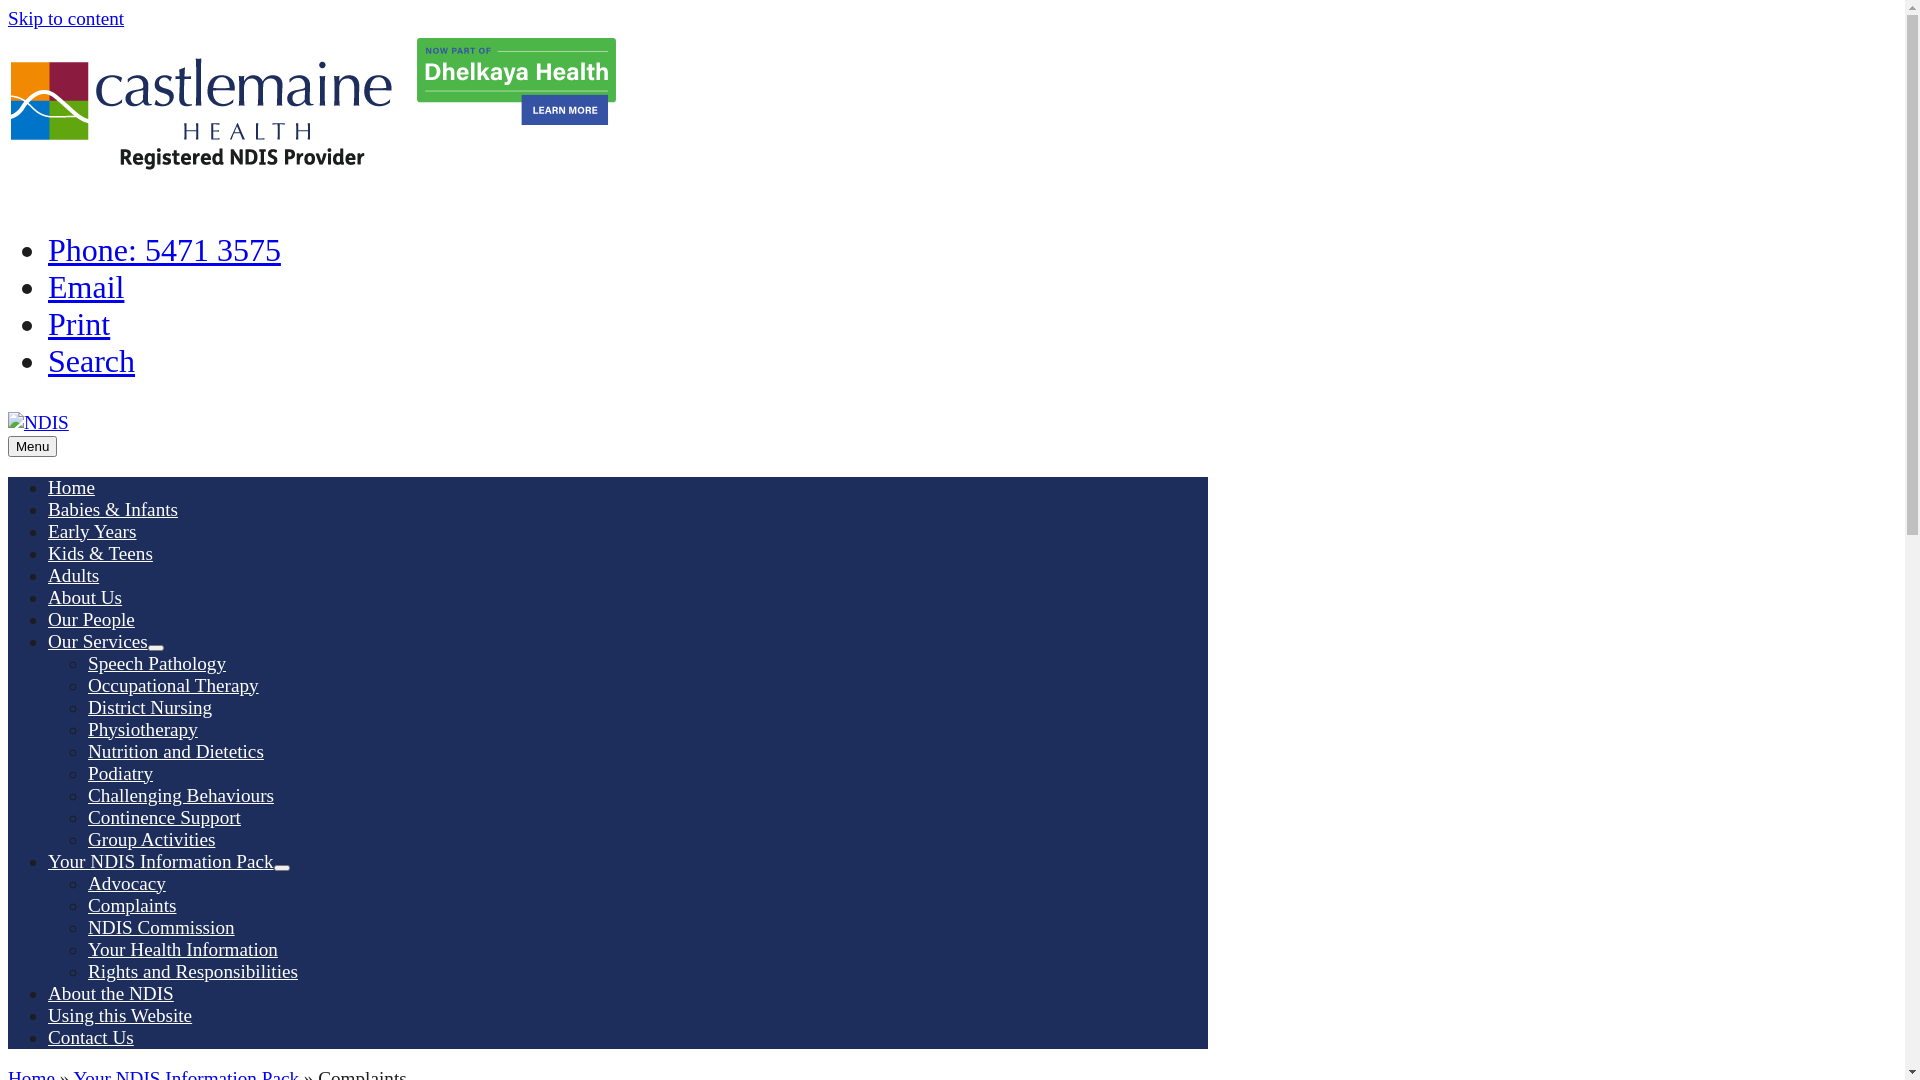  I want to click on 'Early Years', so click(90, 530).